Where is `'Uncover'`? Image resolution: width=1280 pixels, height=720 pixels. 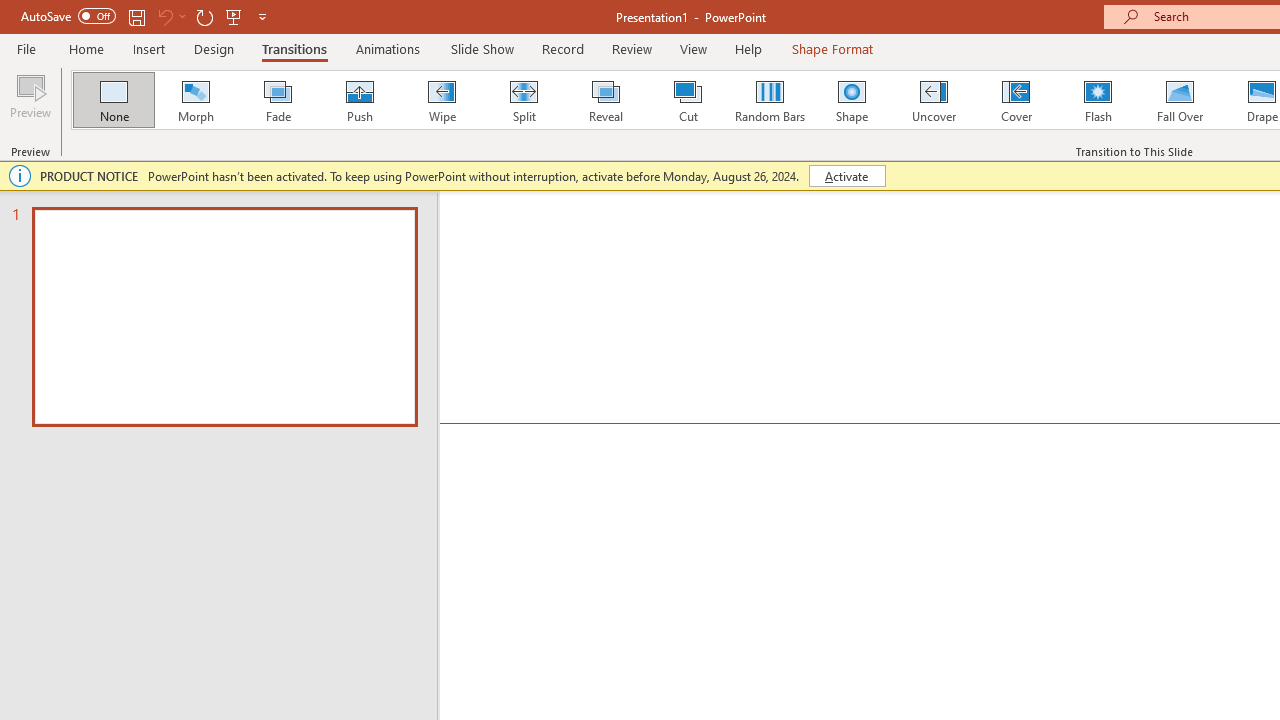 'Uncover' is located at coordinates (933, 100).